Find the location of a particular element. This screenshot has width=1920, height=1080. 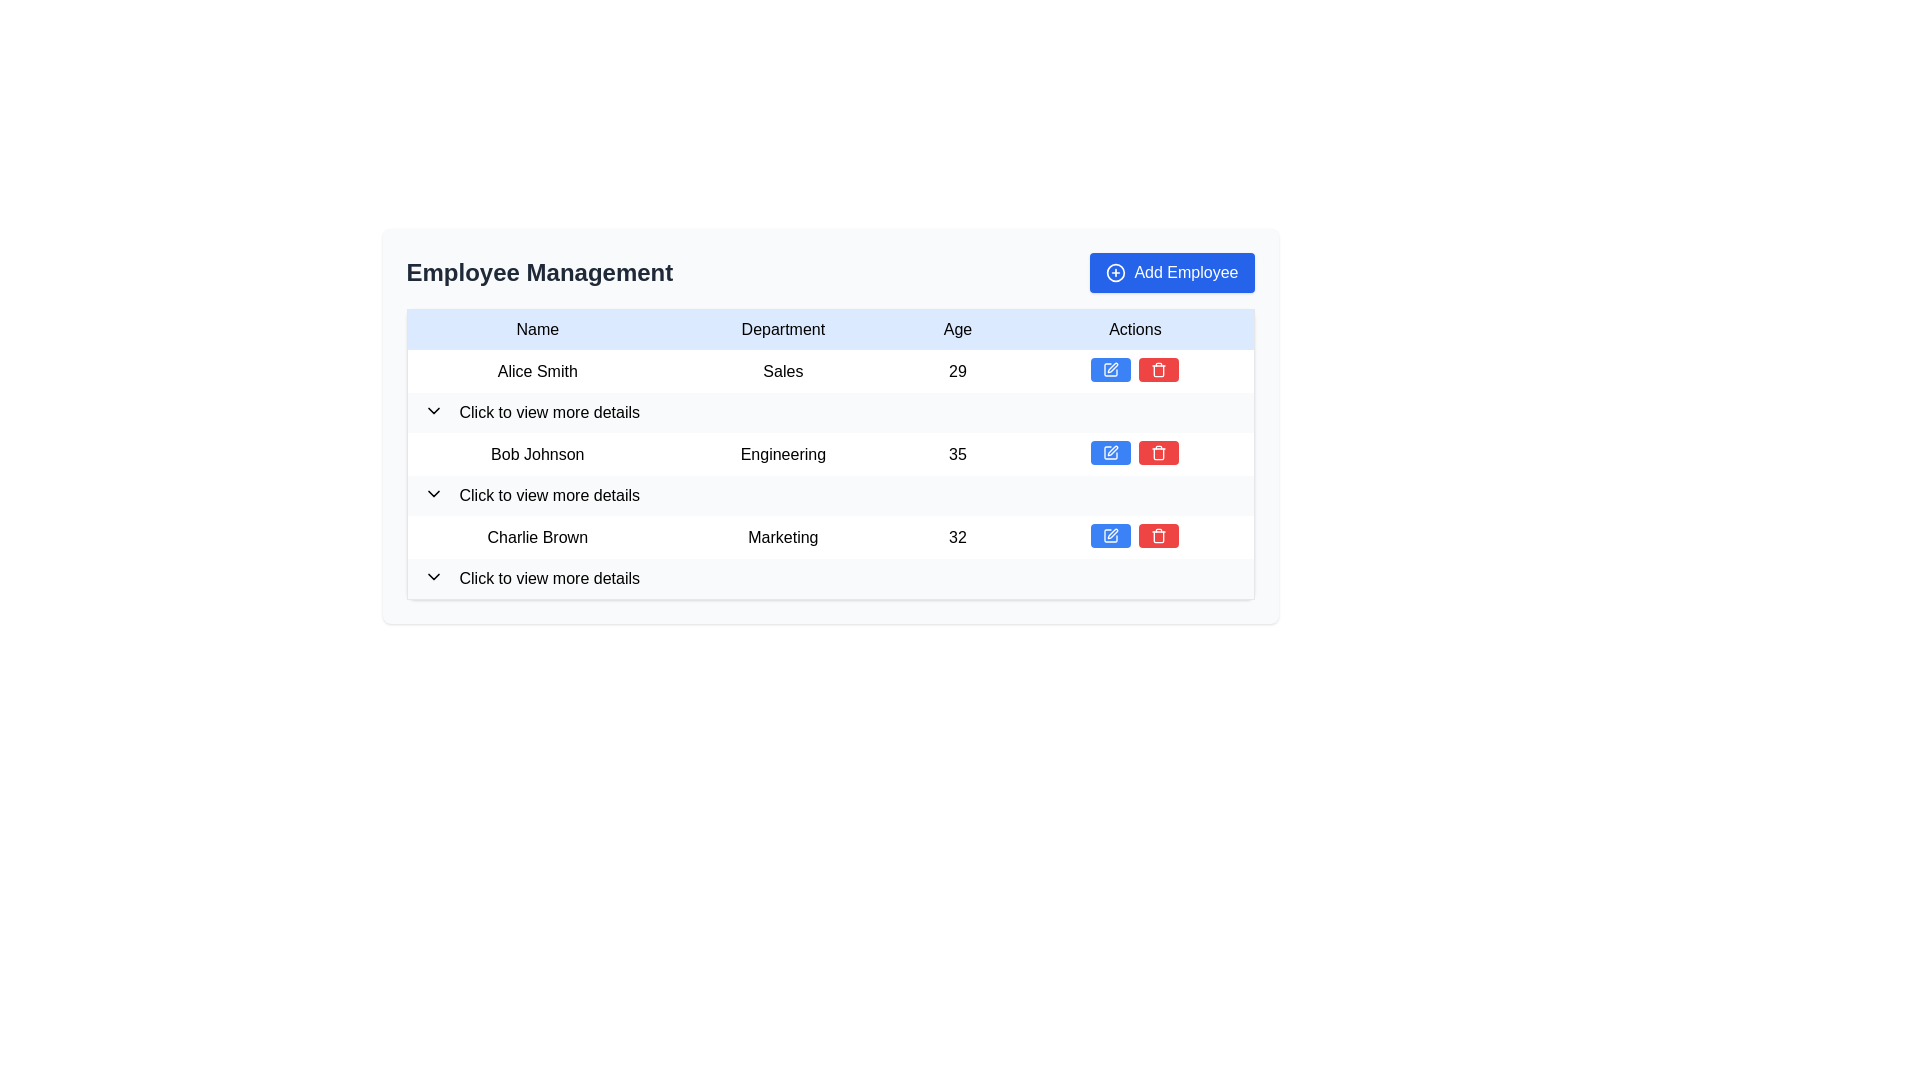

the delete button in the 'Actions' column of the table for 'Bob Johnson' is located at coordinates (1159, 452).